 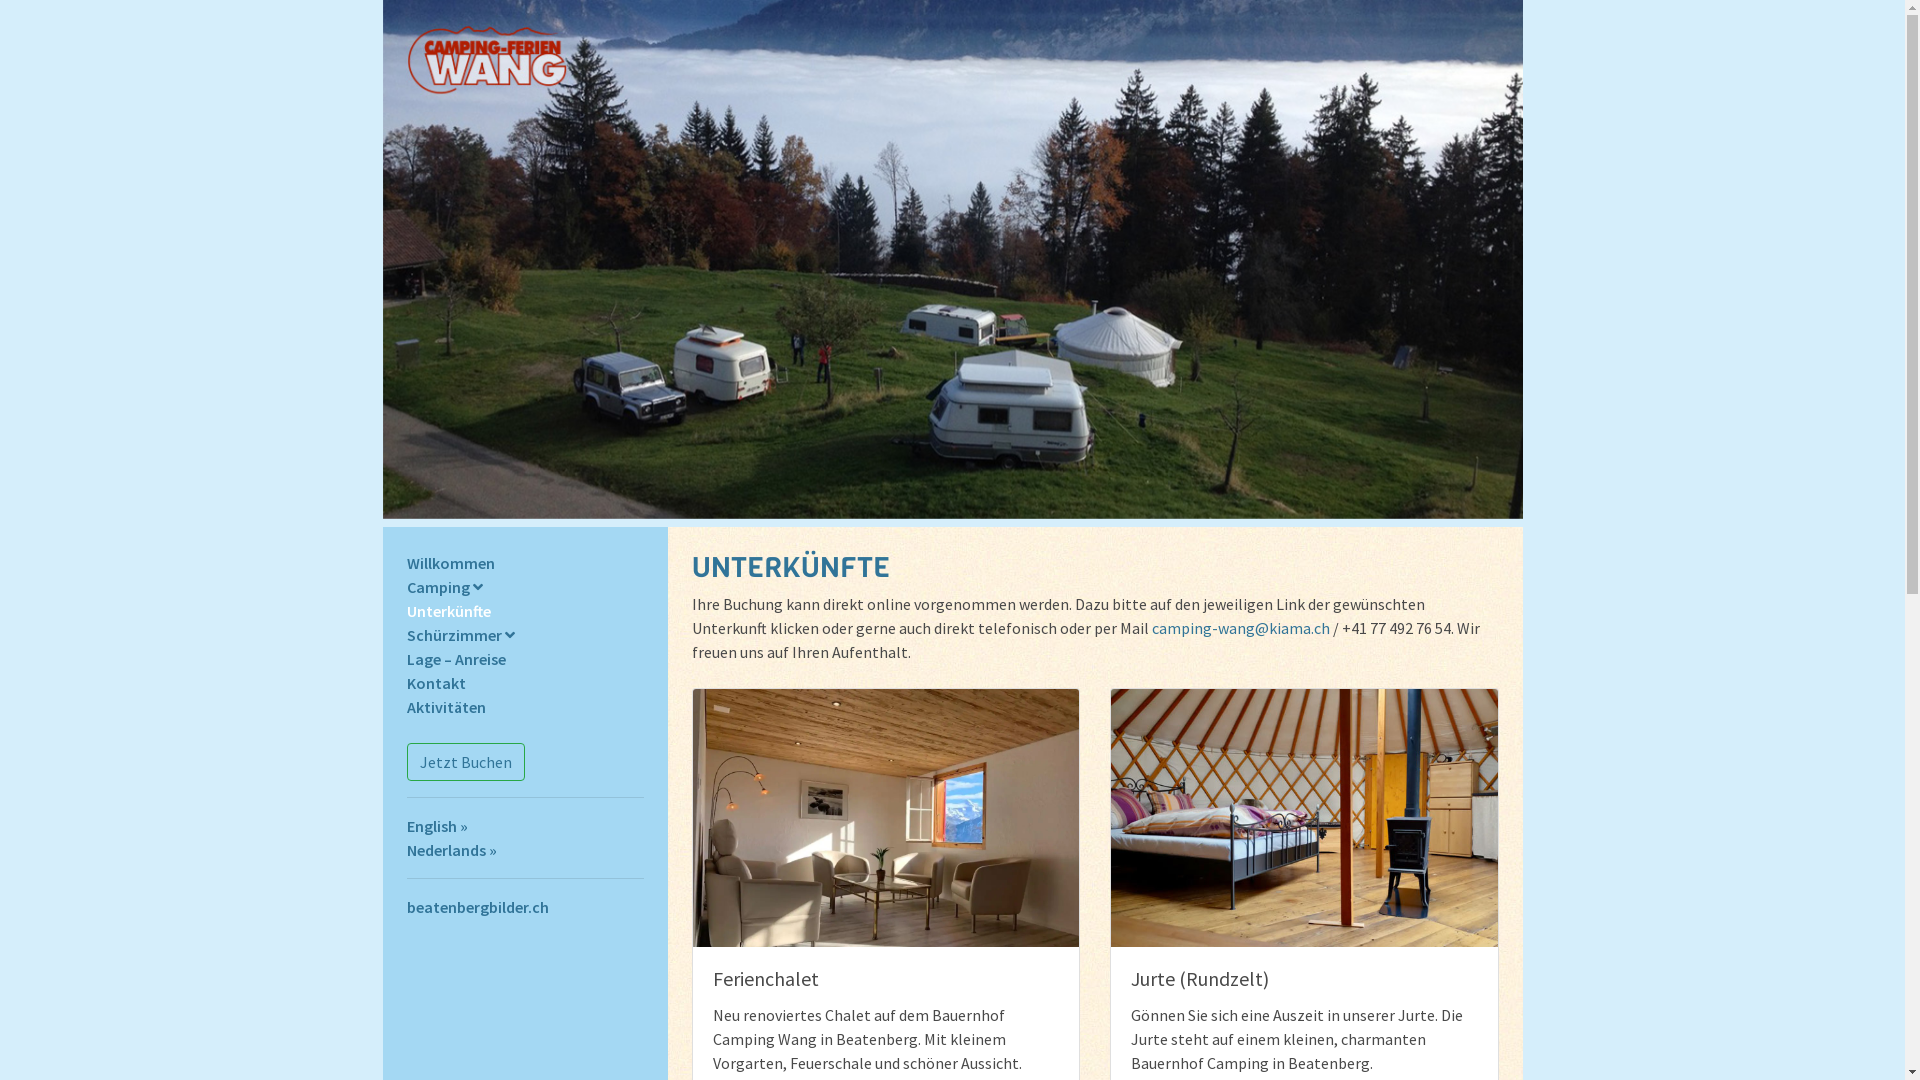 I want to click on 'Willkommen', so click(x=449, y=563).